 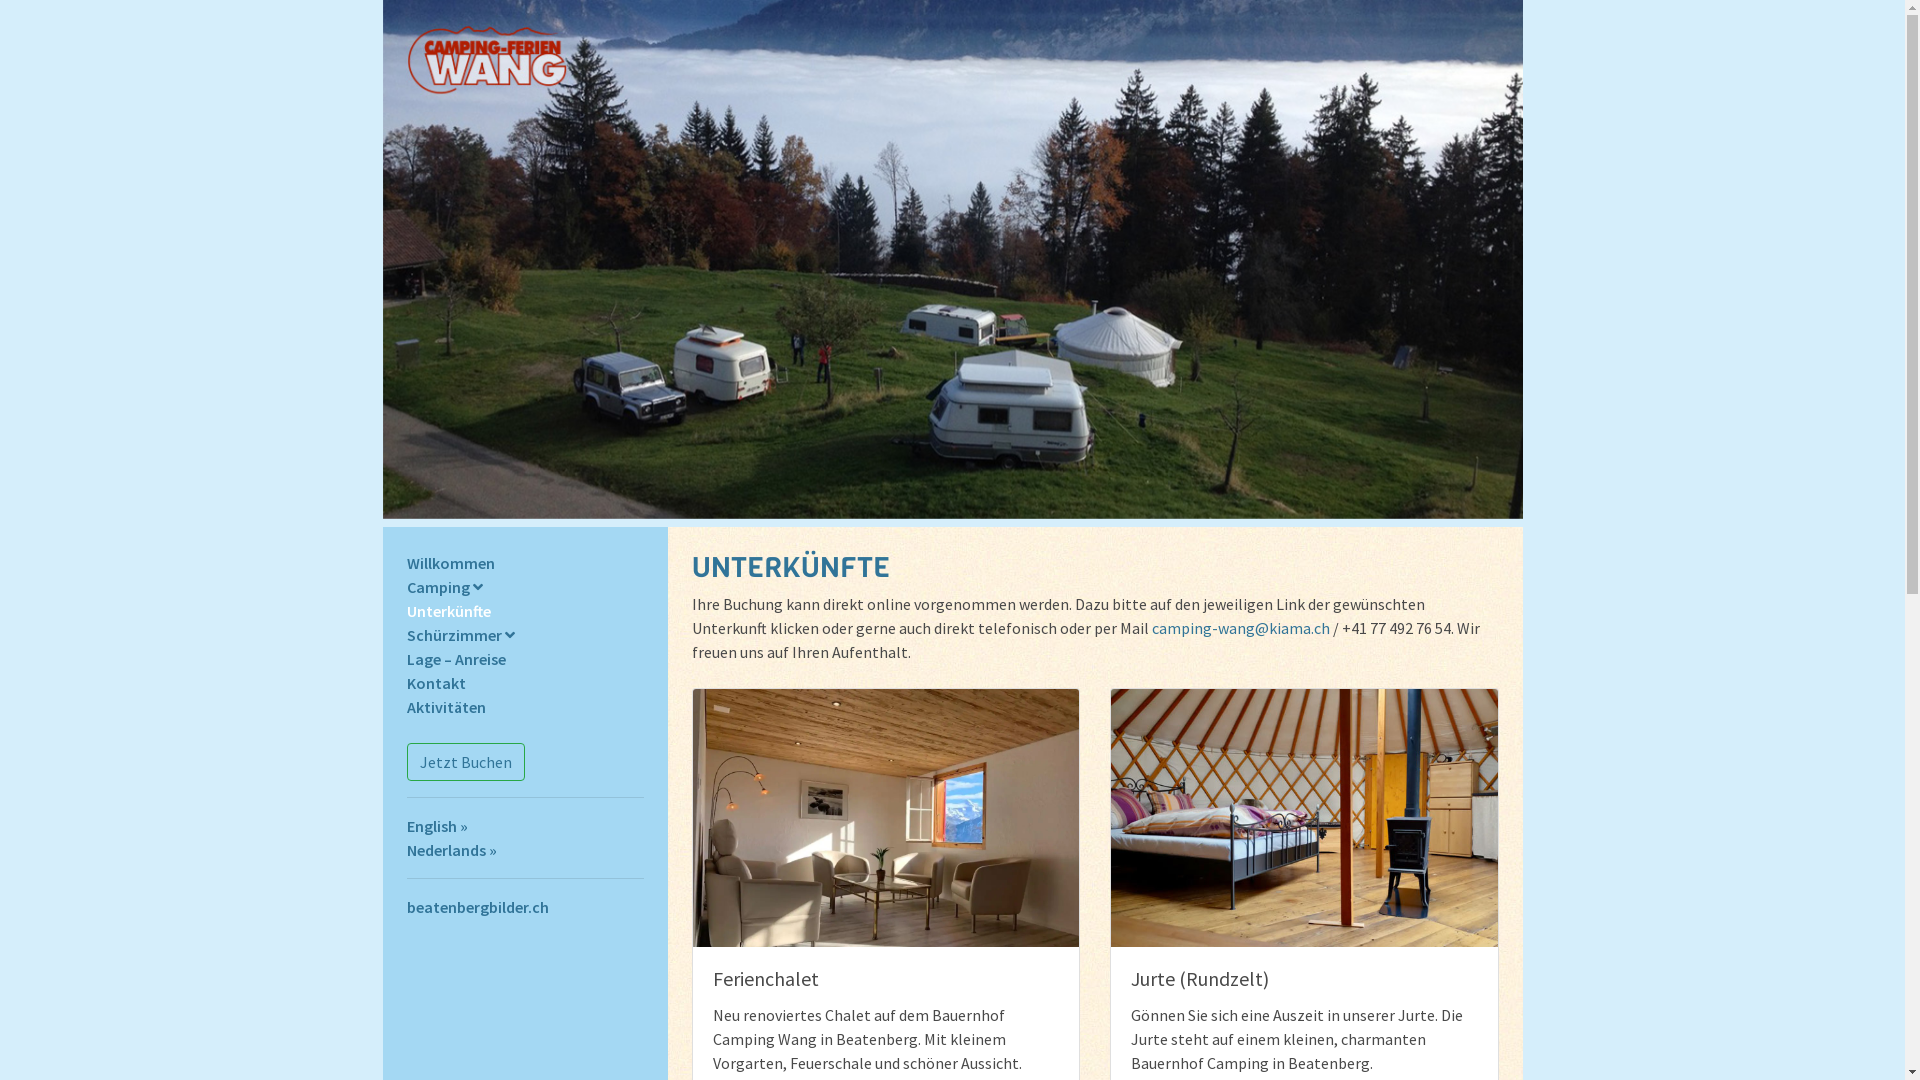 I want to click on 'Willkommen', so click(x=449, y=563).